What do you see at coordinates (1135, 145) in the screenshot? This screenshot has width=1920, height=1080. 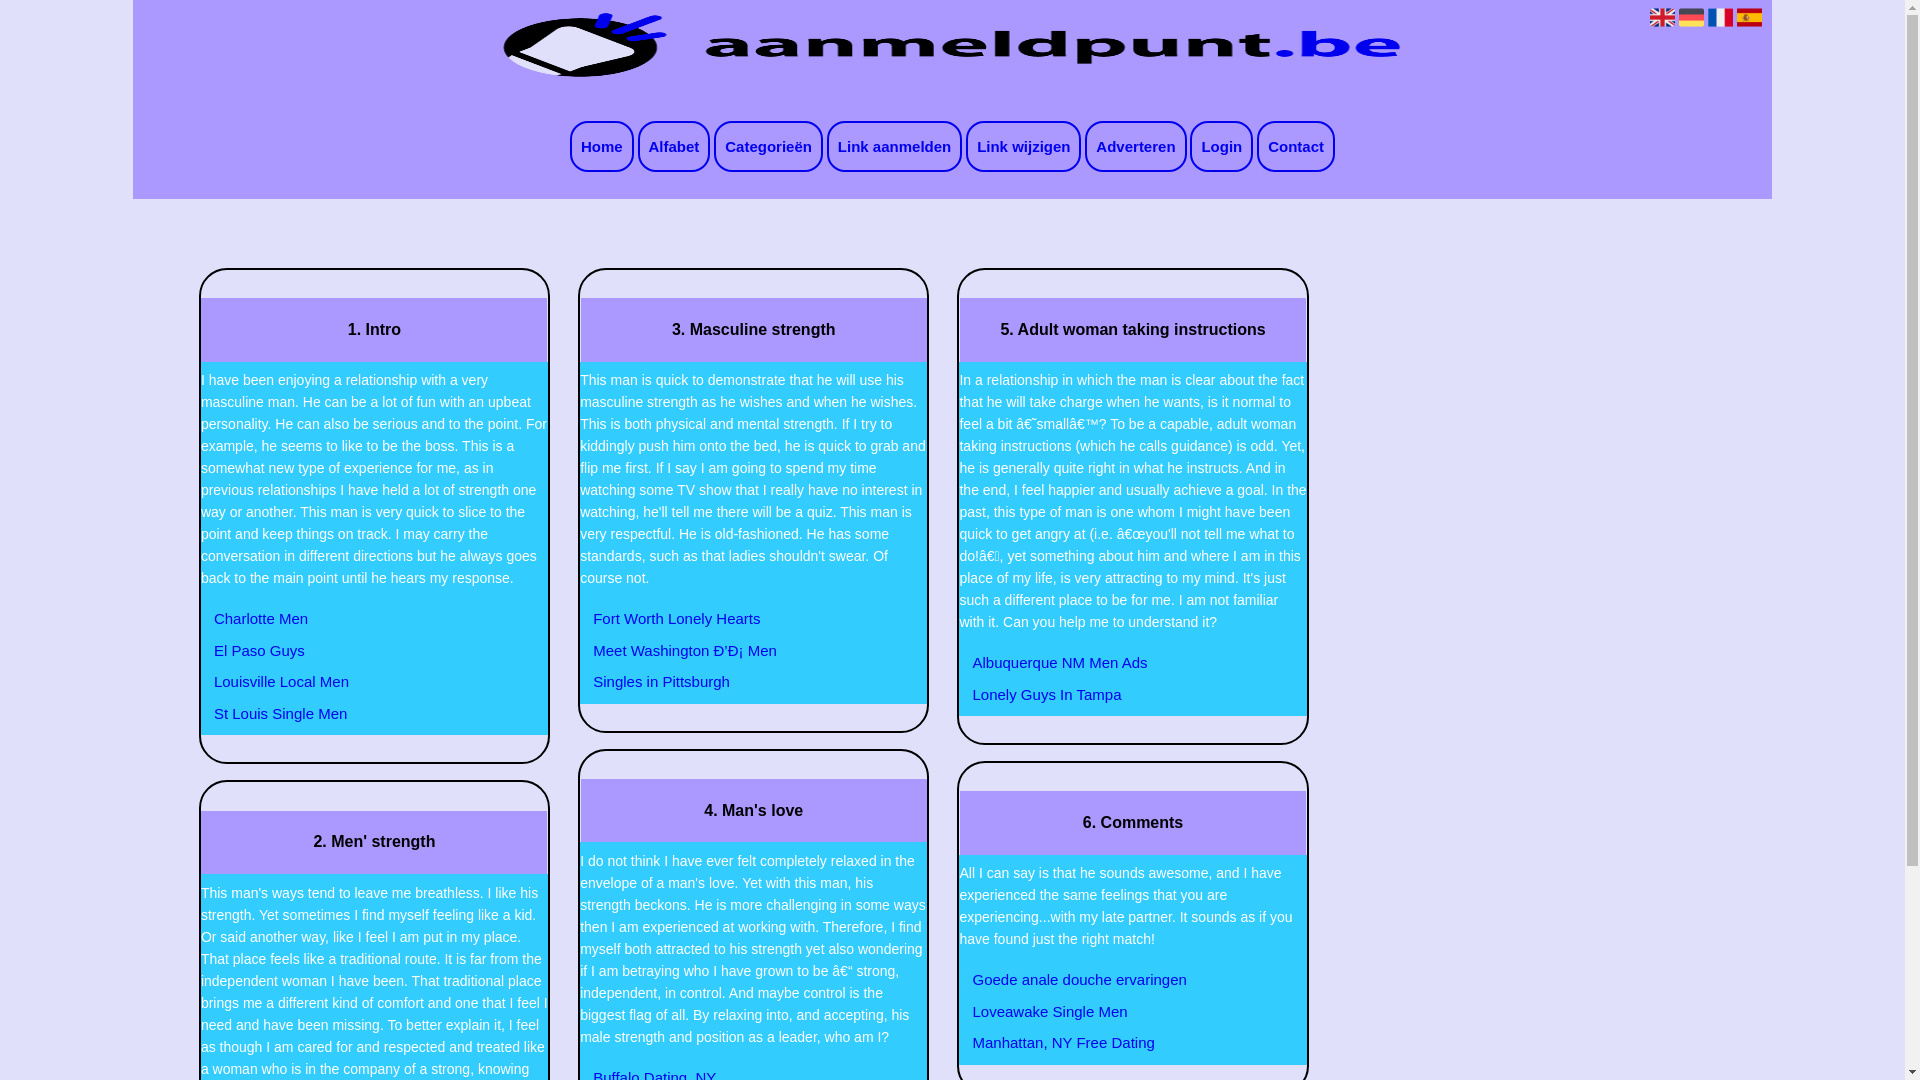 I see `'Adverteren'` at bounding box center [1135, 145].